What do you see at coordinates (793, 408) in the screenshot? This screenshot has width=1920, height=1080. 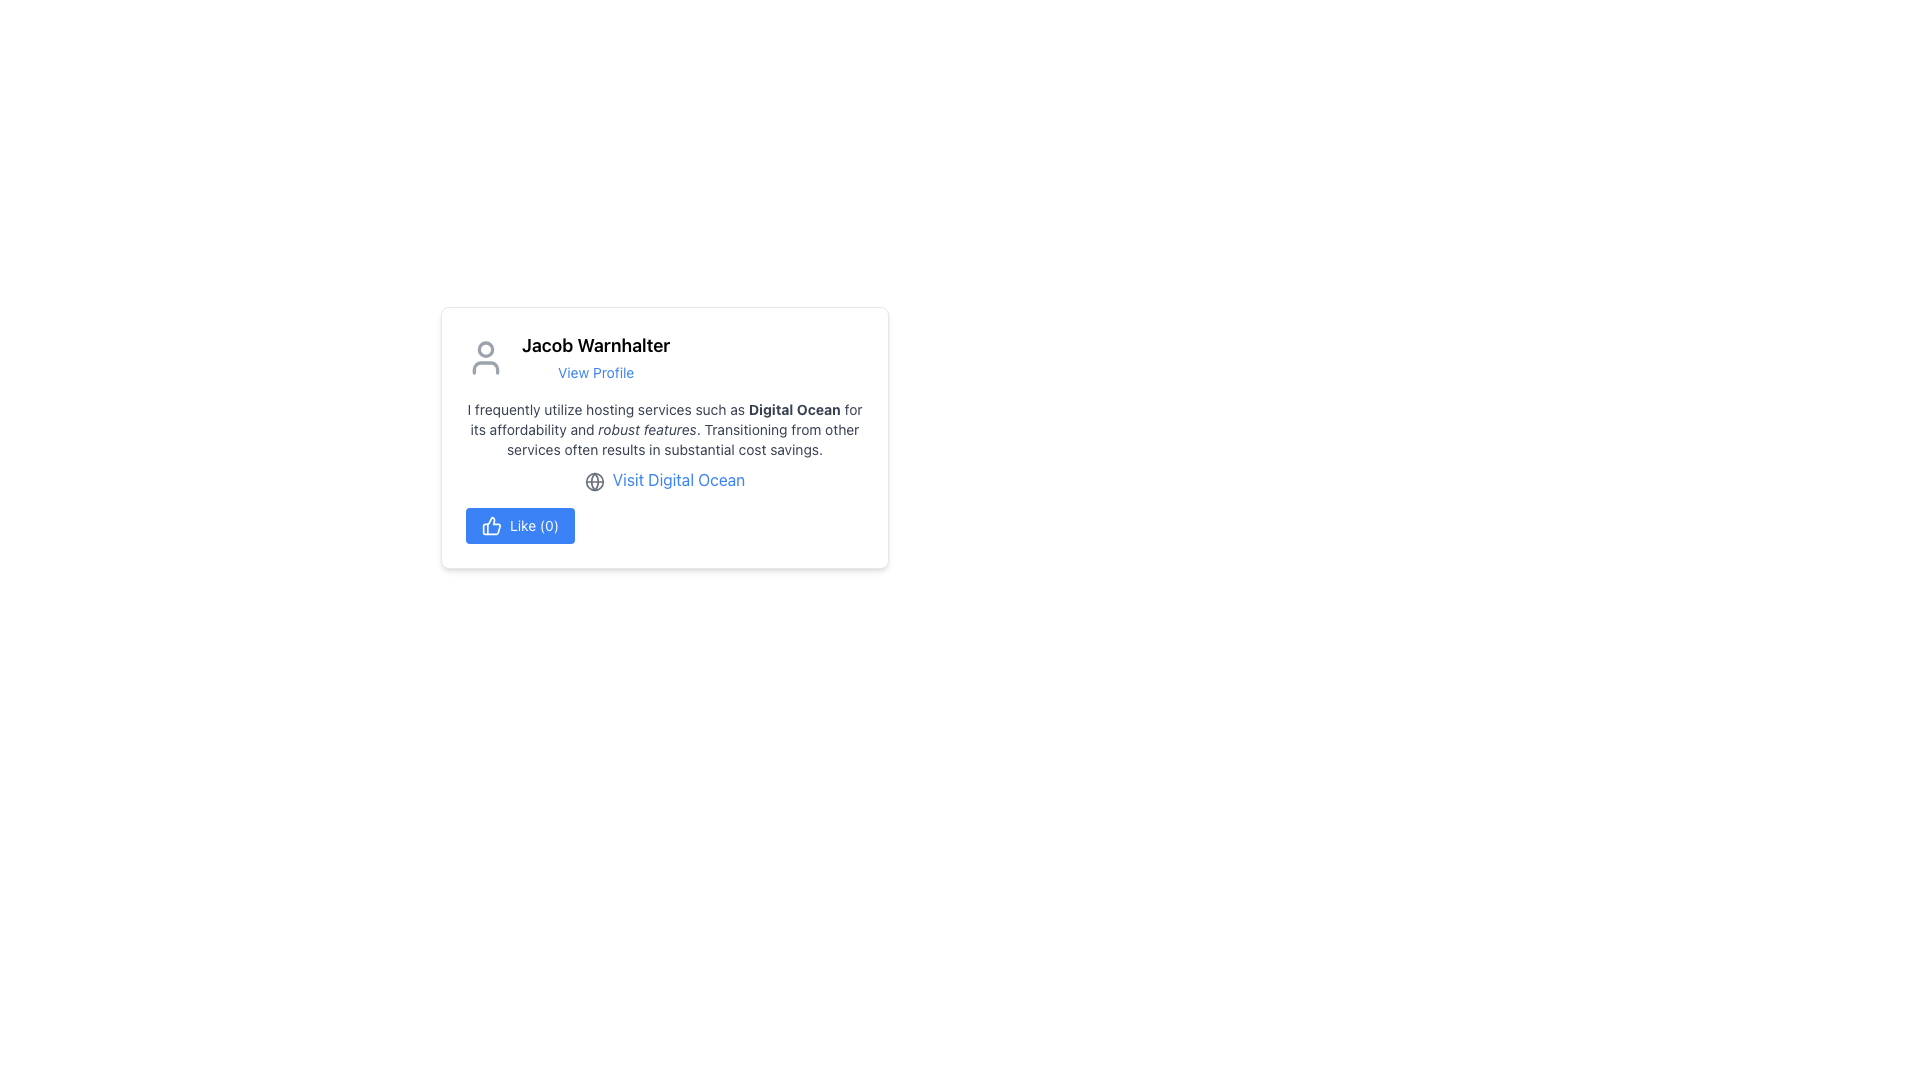 I see `bold text element 'Digital Ocean' which is the first bold phrase in the paragraph within the card-style UI component` at bounding box center [793, 408].